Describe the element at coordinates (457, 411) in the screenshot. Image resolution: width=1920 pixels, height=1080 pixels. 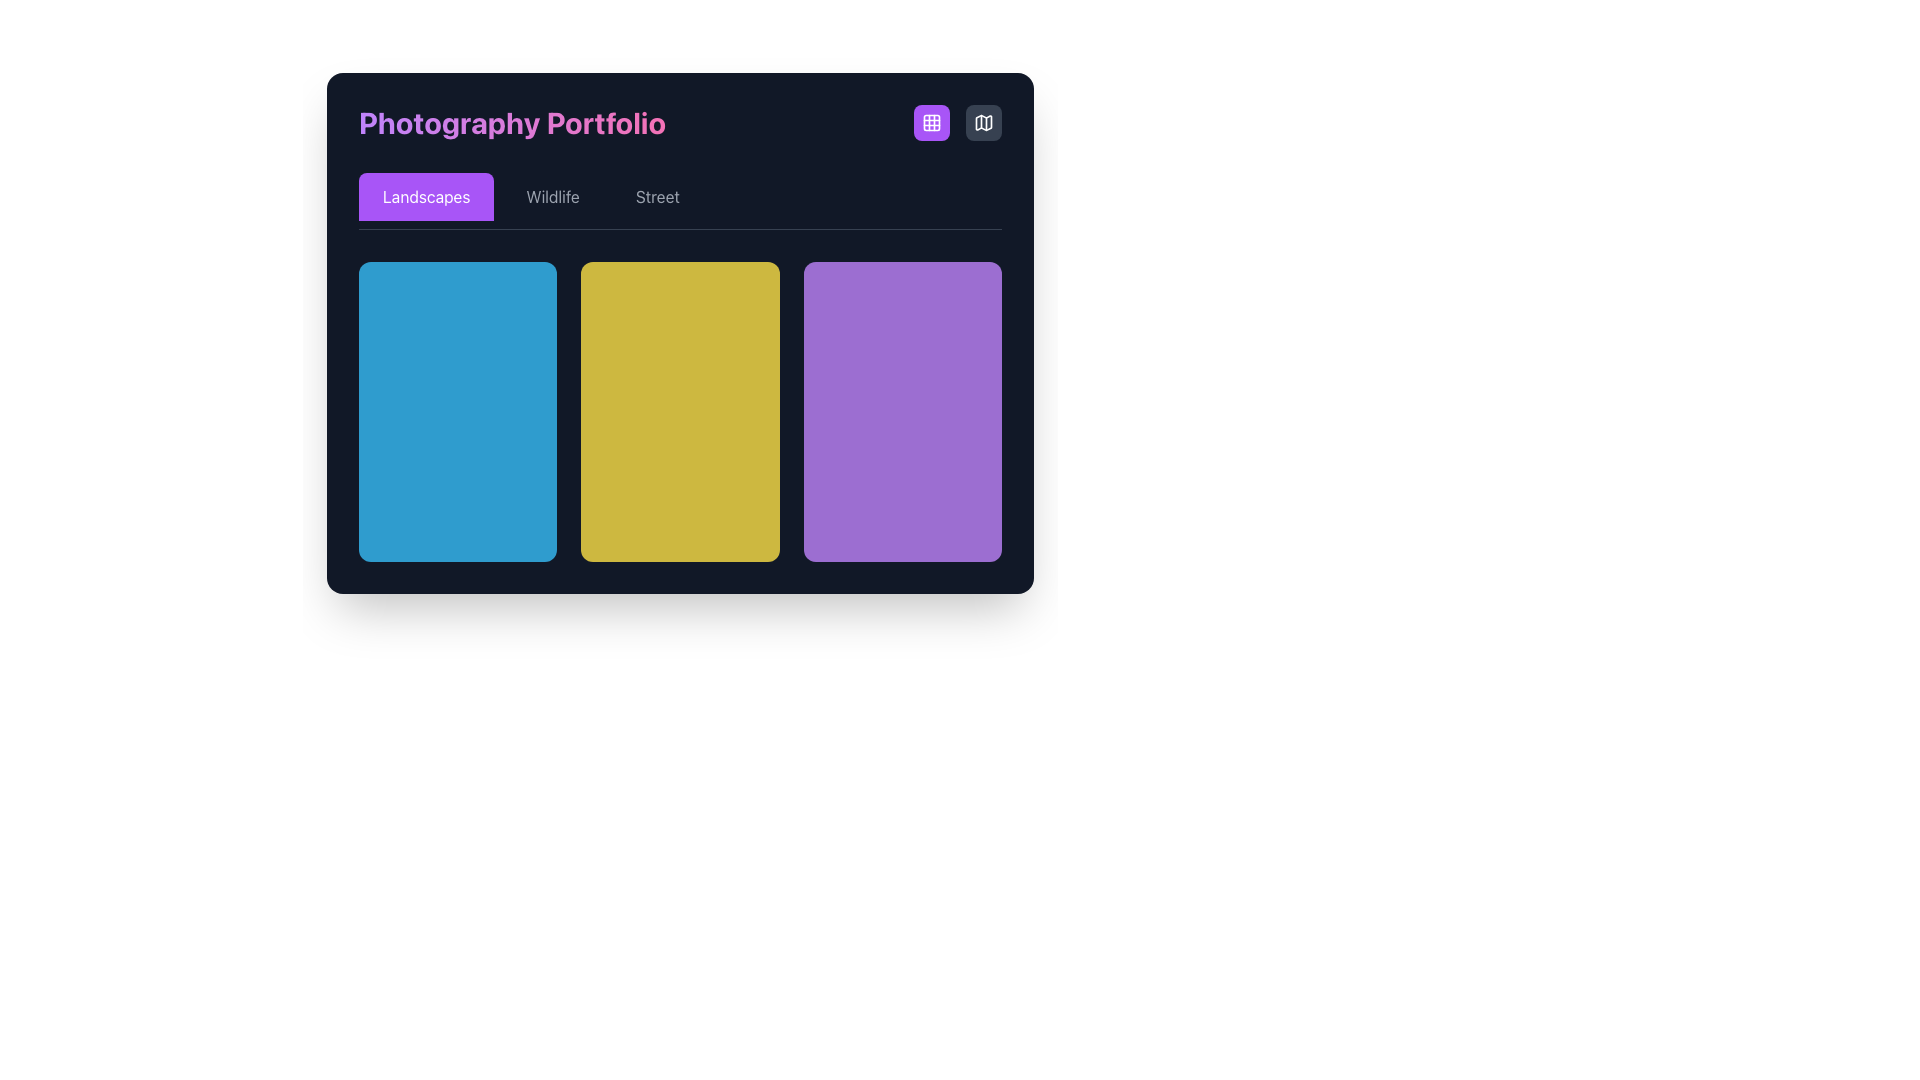
I see `on the leftmost image card in the first column of a three-column grid layout` at that location.